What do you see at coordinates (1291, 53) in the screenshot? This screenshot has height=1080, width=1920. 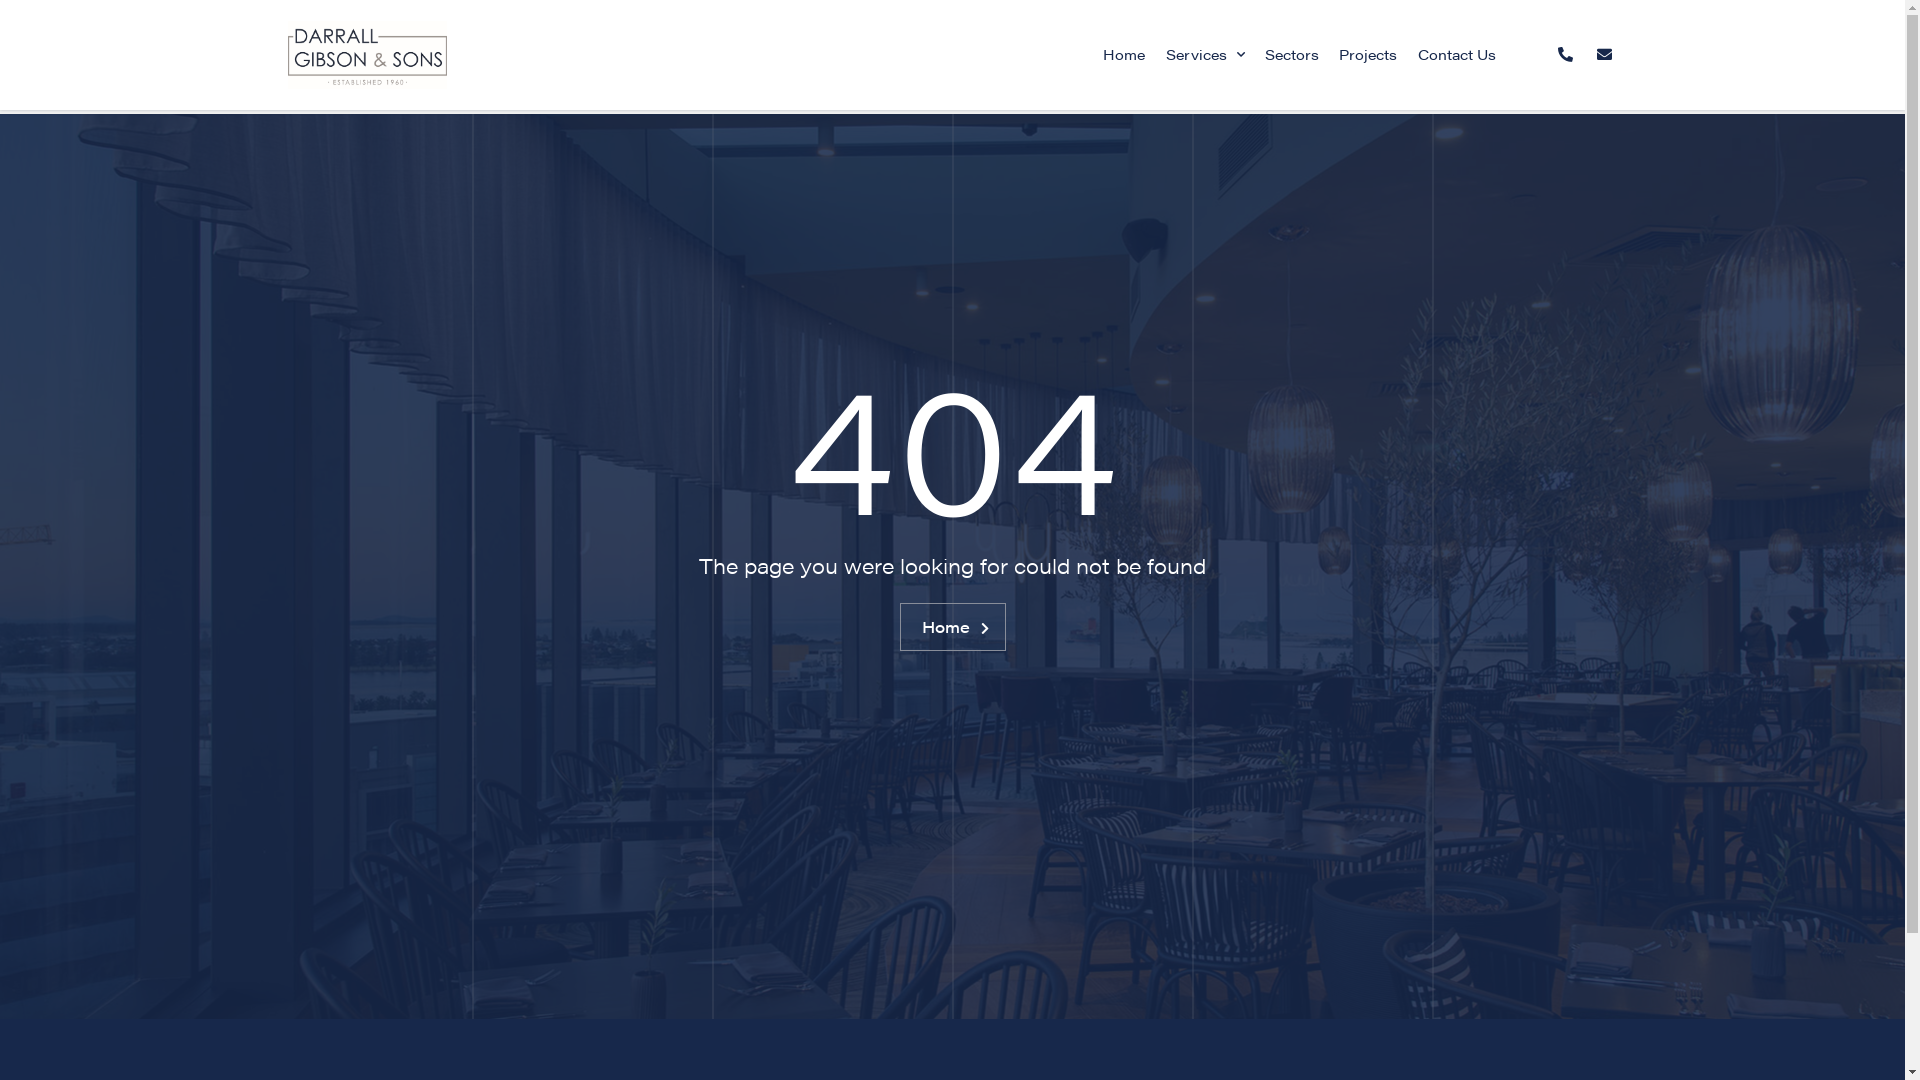 I see `'Sectors'` at bounding box center [1291, 53].